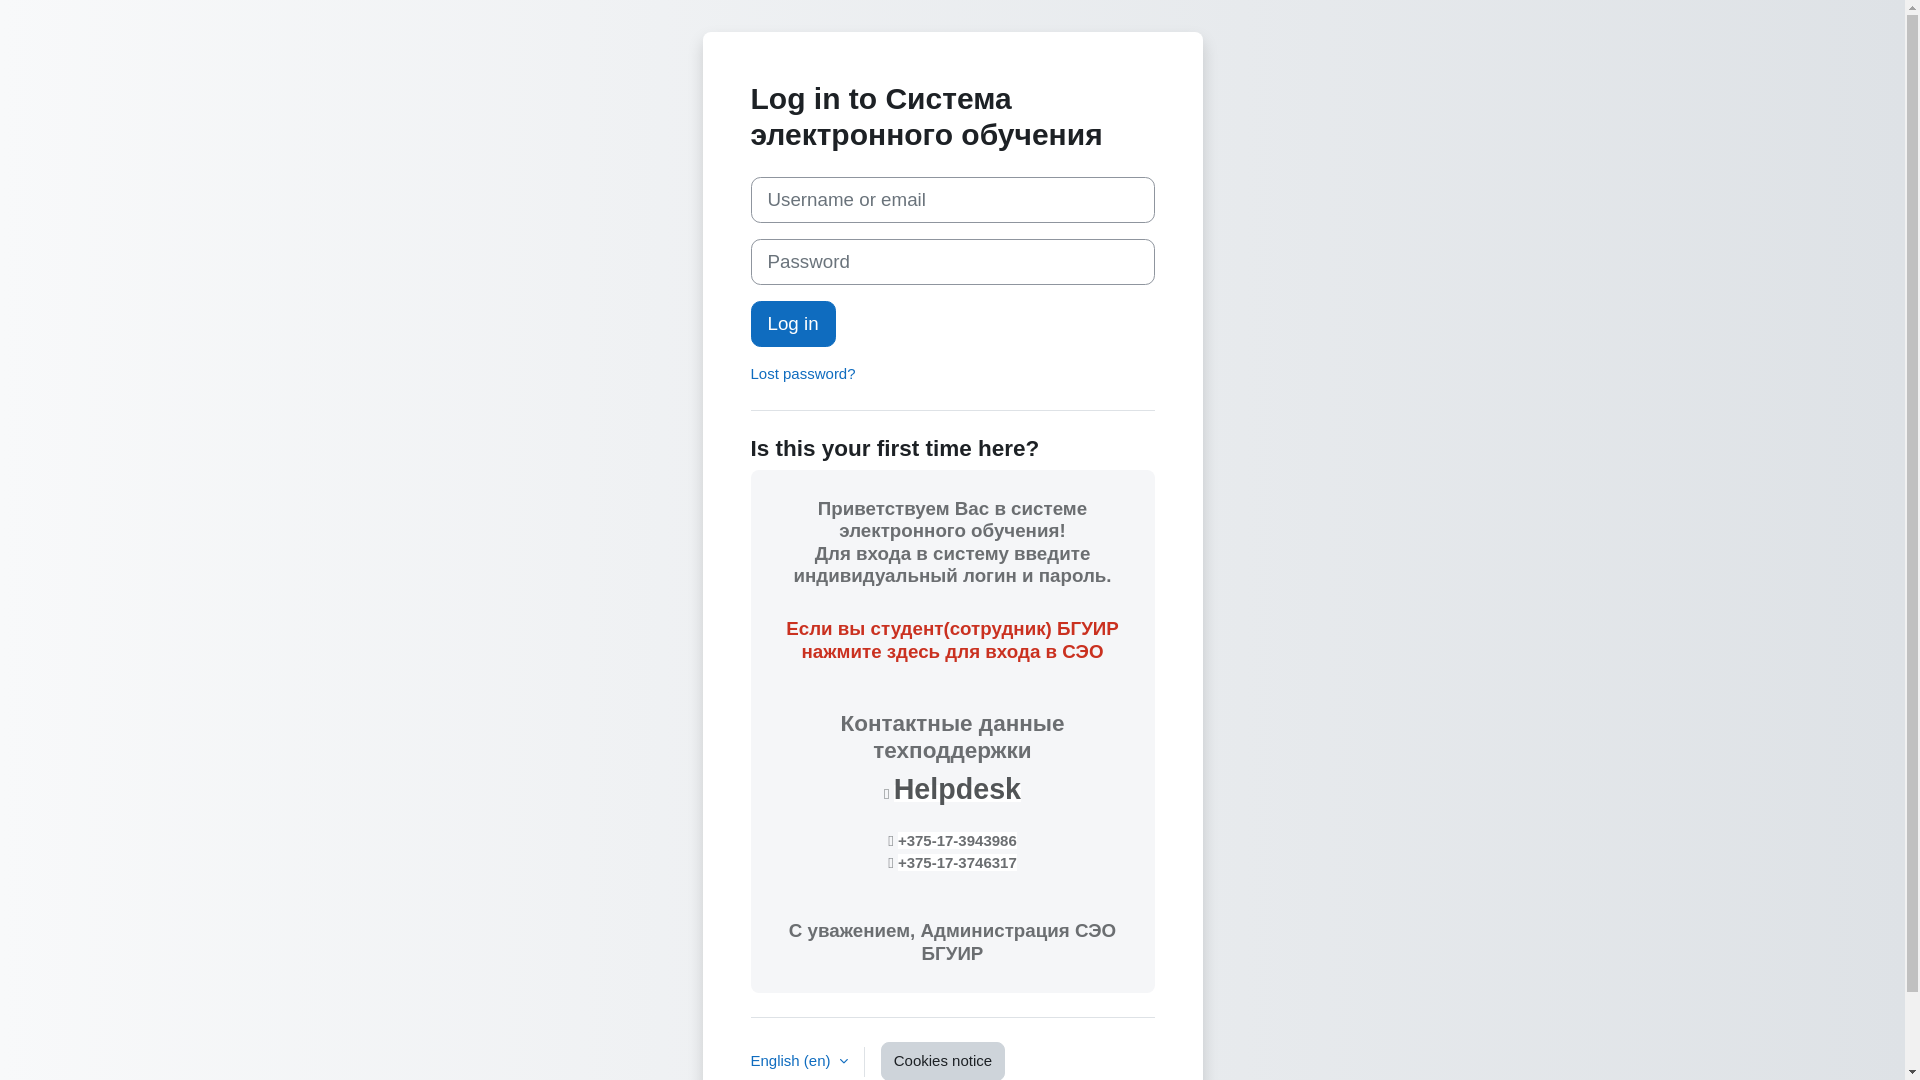 The width and height of the screenshot is (1920, 1080). I want to click on 'Helpdesk', so click(956, 788).